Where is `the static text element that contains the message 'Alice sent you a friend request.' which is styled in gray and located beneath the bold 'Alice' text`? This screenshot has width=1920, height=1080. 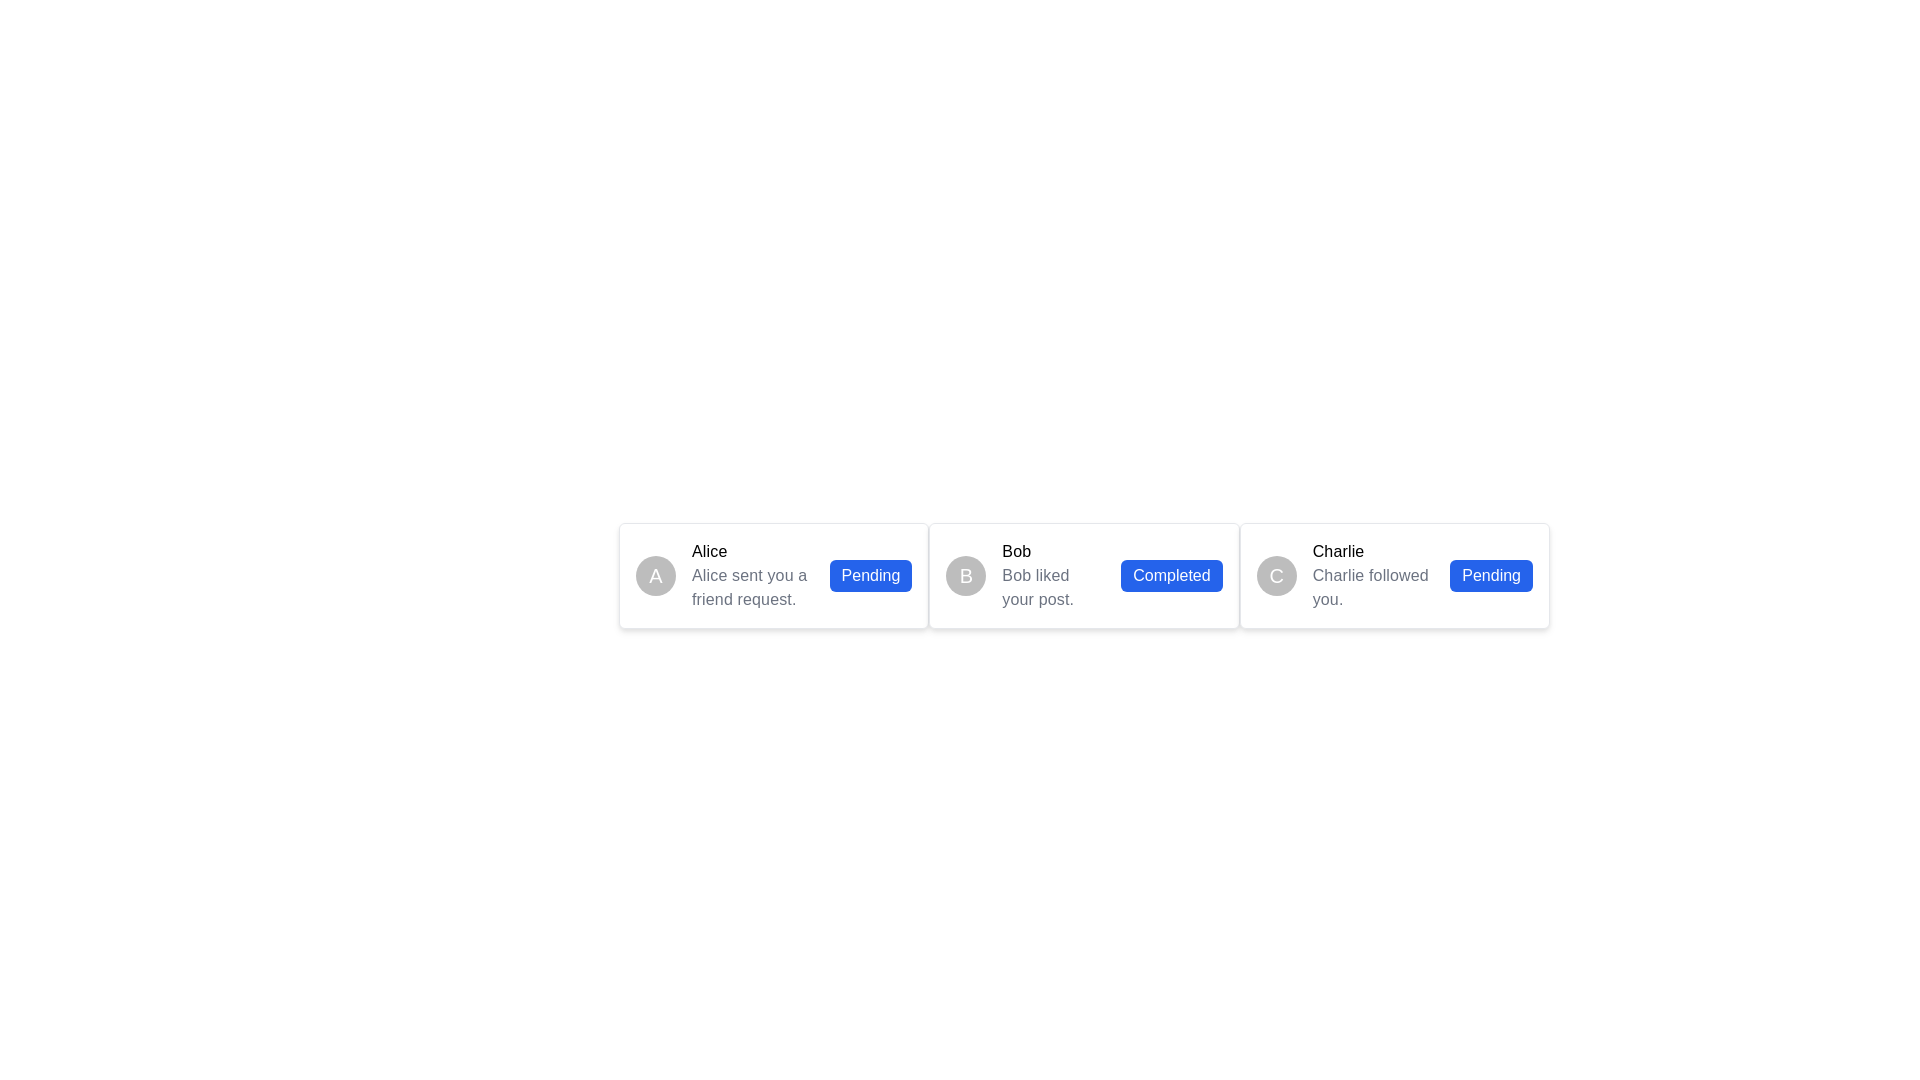
the static text element that contains the message 'Alice sent you a friend request.' which is styled in gray and located beneath the bold 'Alice' text is located at coordinates (751, 586).